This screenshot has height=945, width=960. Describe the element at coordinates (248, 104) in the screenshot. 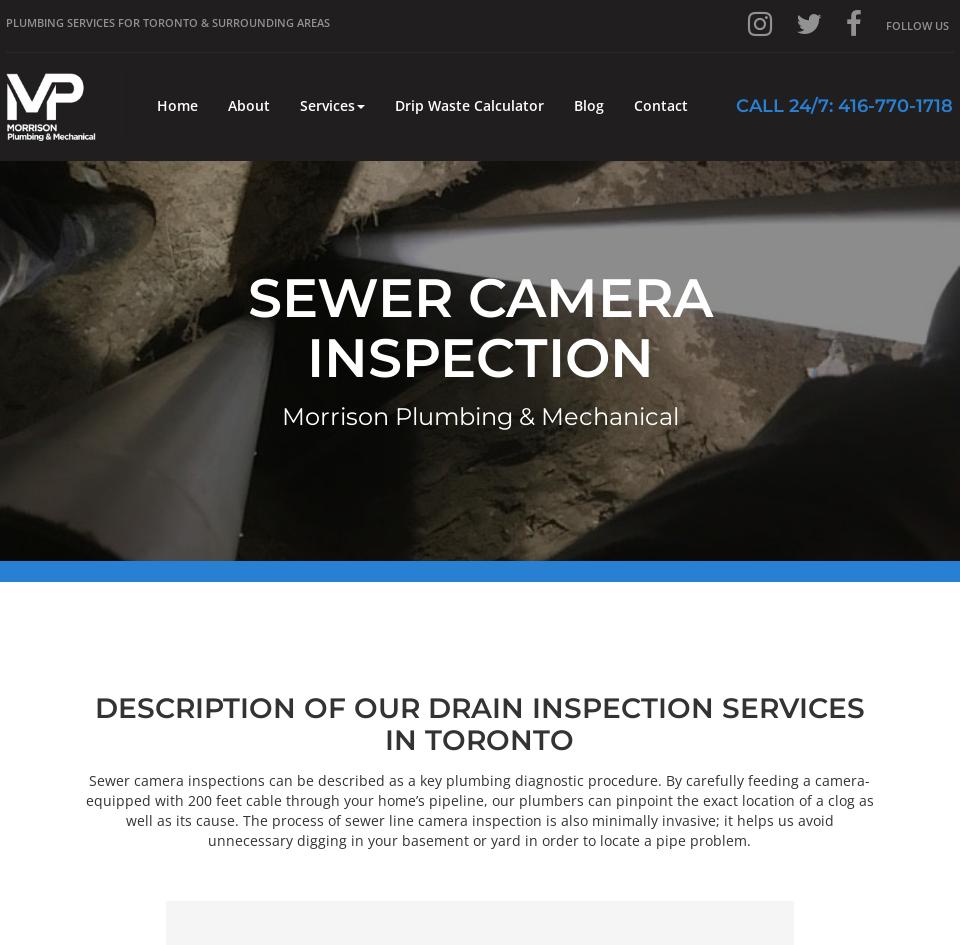

I see `'About'` at that location.